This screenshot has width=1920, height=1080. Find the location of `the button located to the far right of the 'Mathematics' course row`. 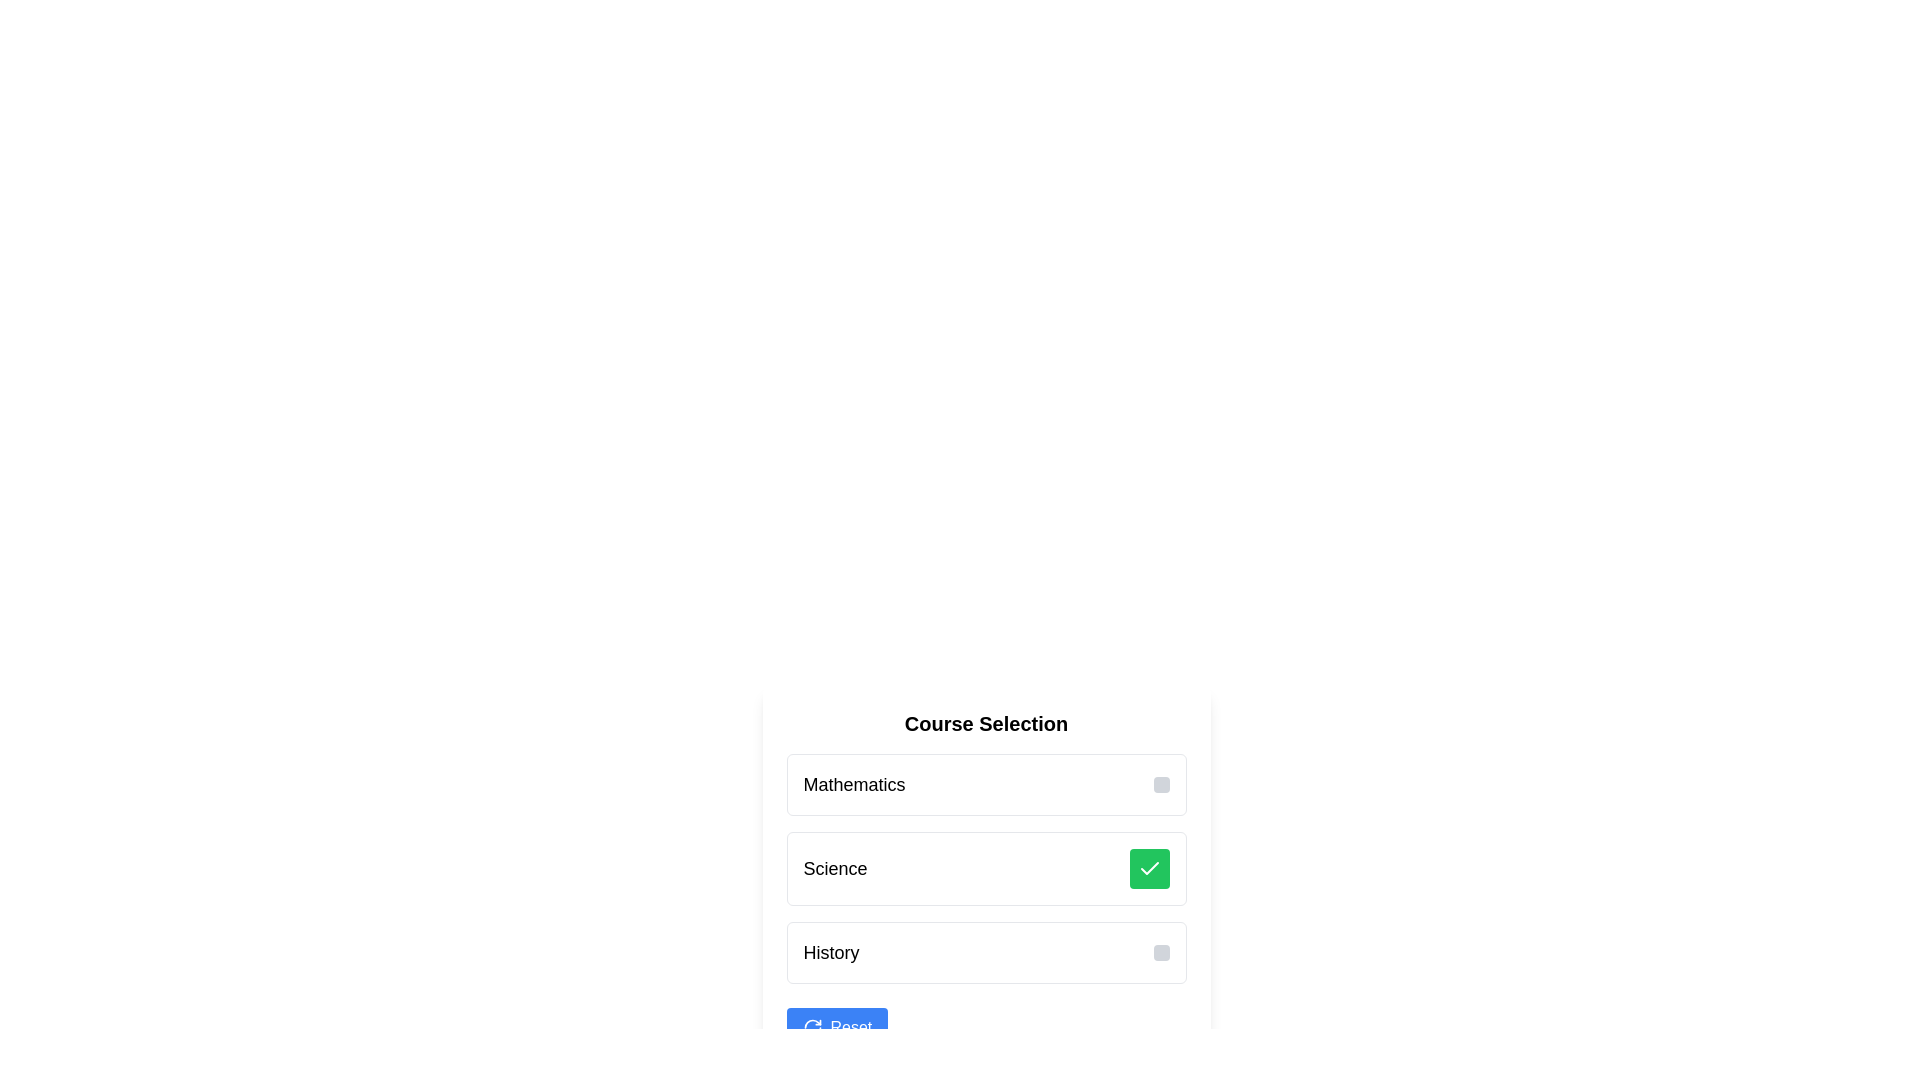

the button located to the far right of the 'Mathematics' course row is located at coordinates (1161, 784).